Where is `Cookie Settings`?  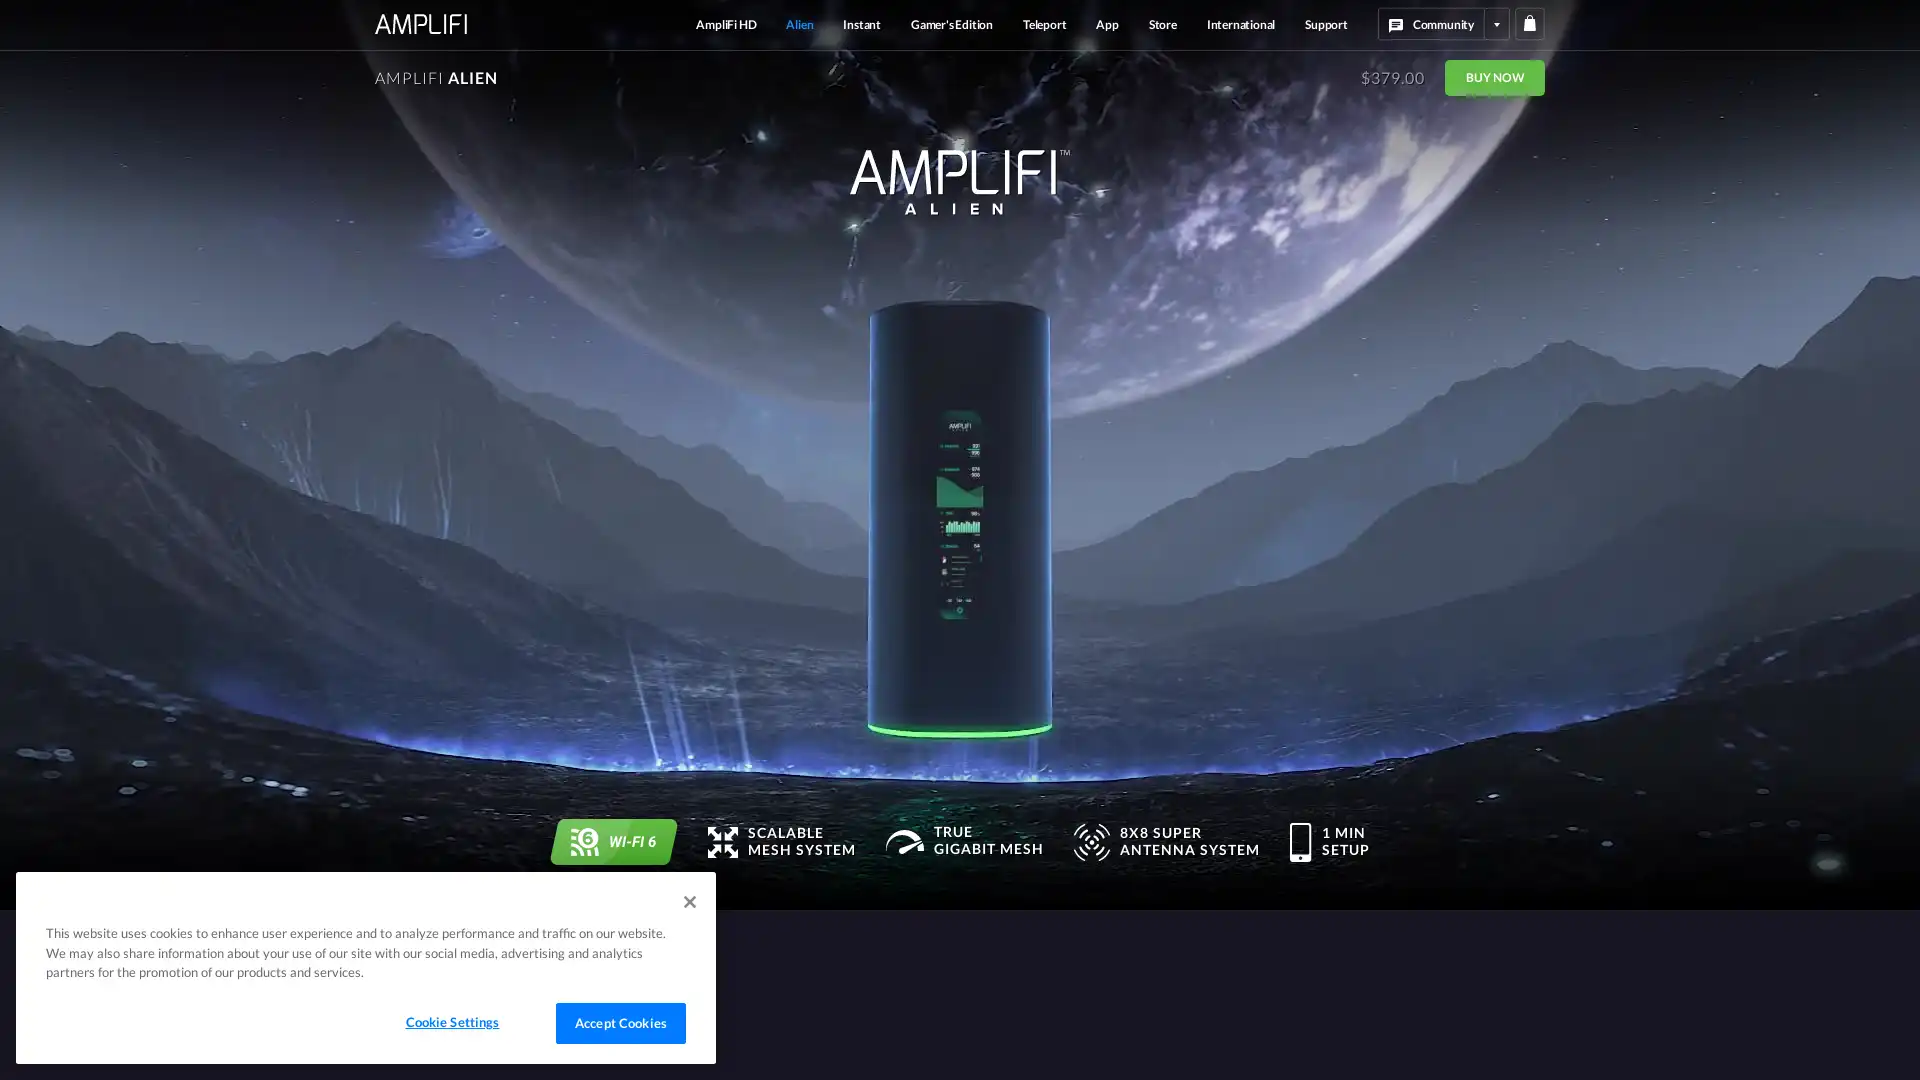 Cookie Settings is located at coordinates (451, 1022).